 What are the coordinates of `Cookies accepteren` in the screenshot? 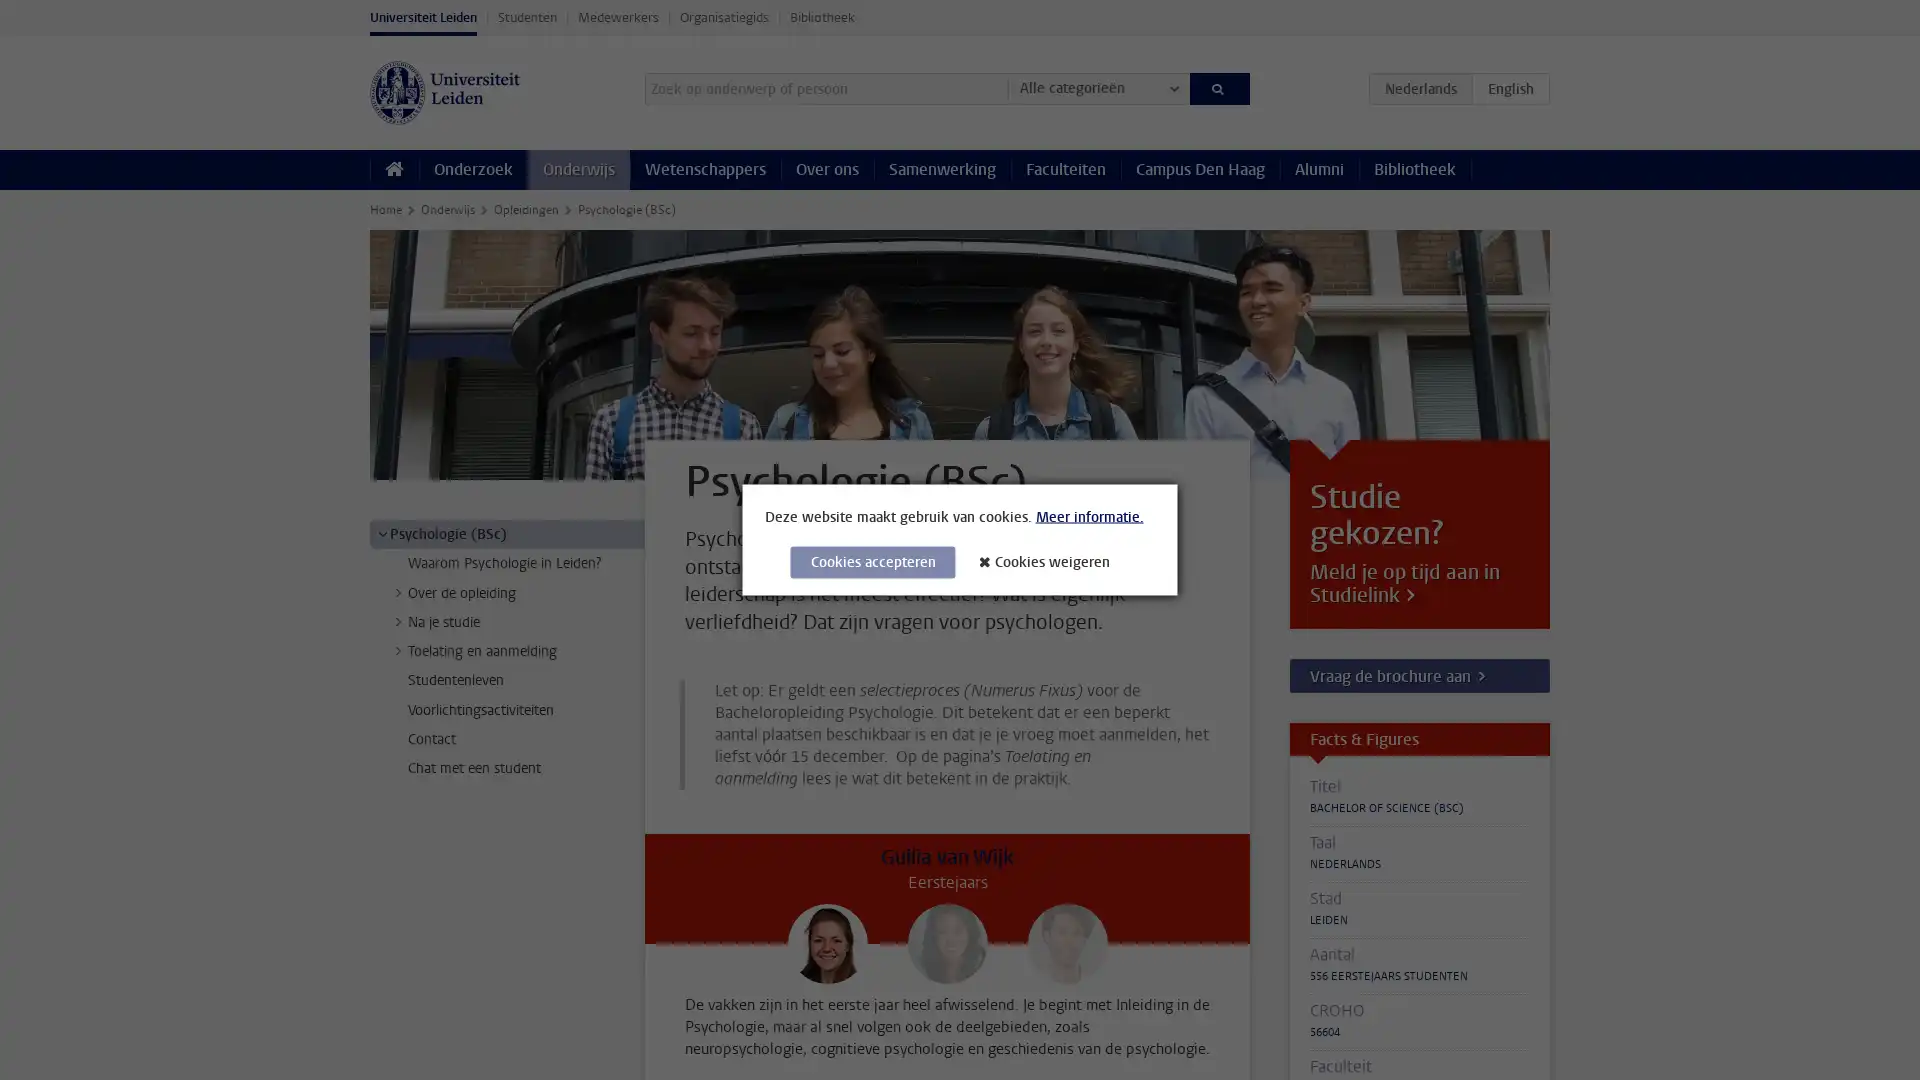 It's located at (872, 562).